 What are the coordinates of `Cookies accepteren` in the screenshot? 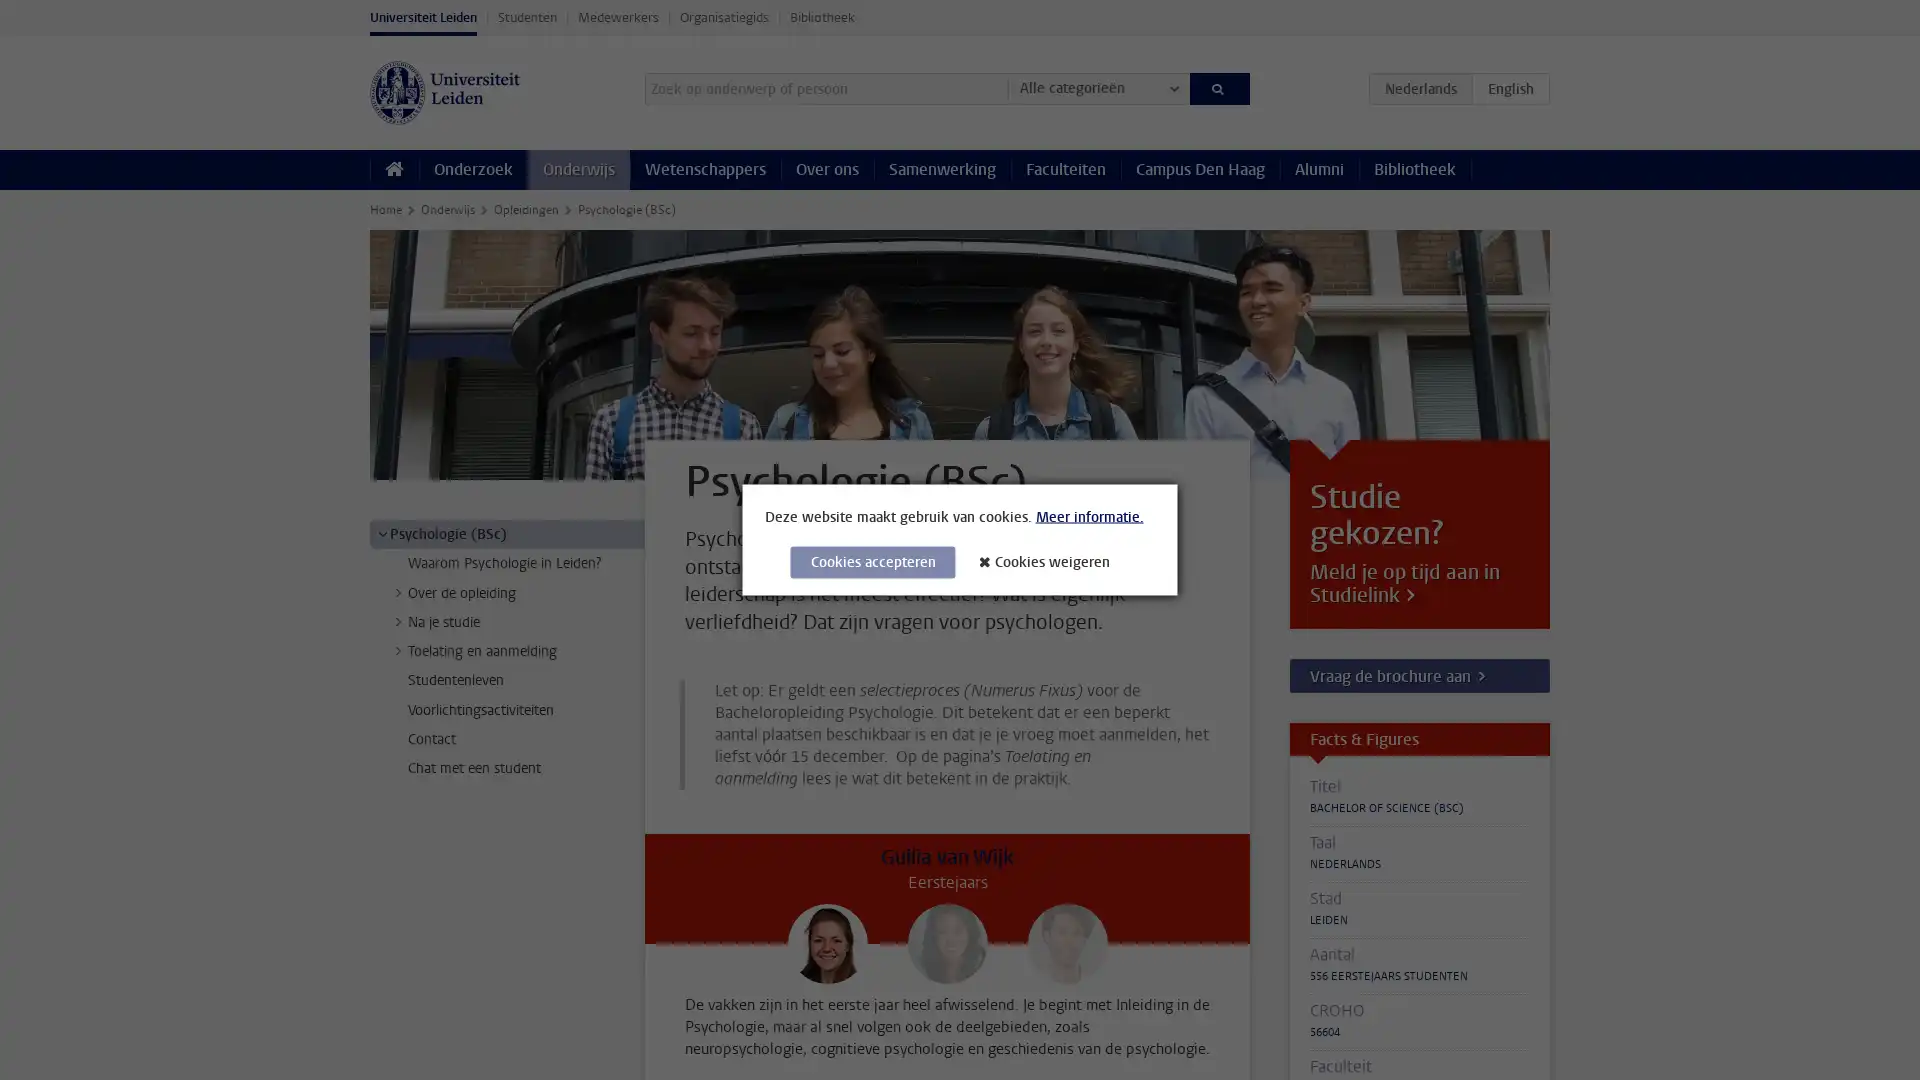 It's located at (872, 562).